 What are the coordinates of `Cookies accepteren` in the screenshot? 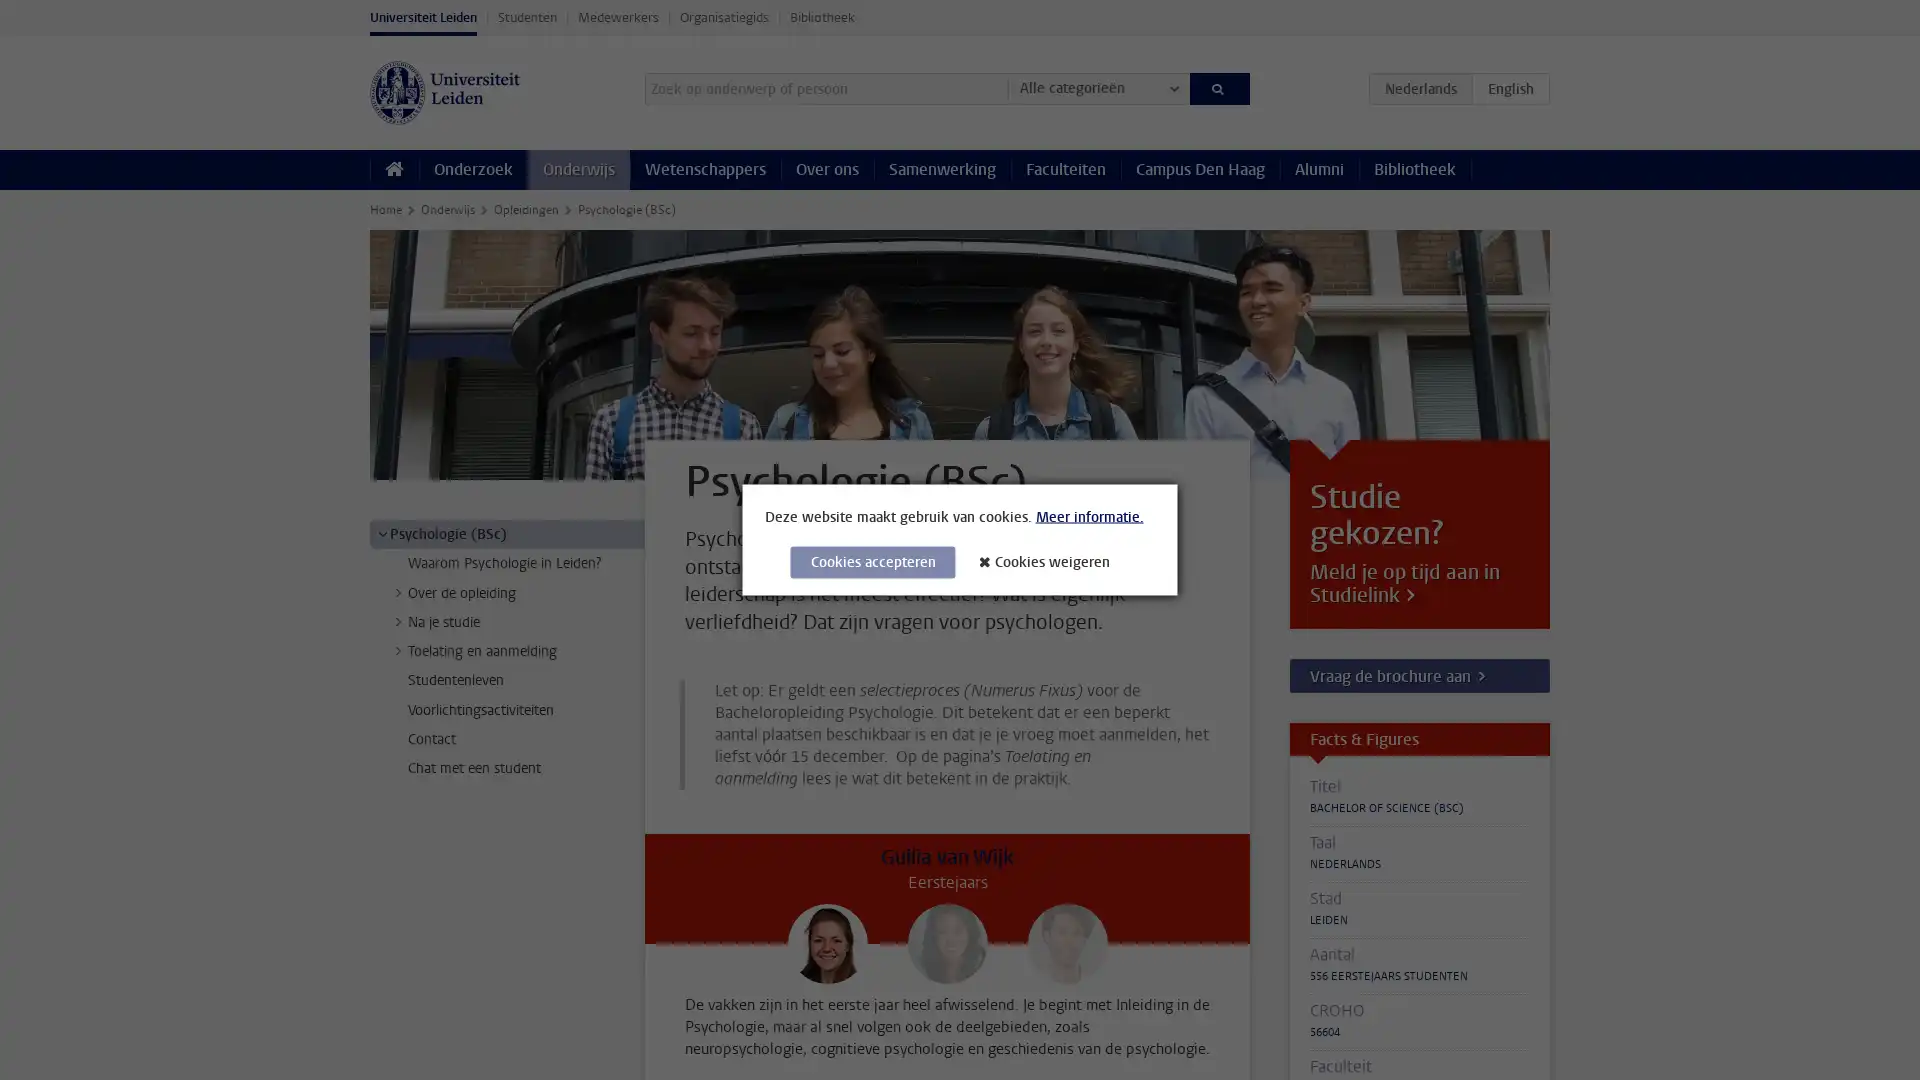 It's located at (872, 562).